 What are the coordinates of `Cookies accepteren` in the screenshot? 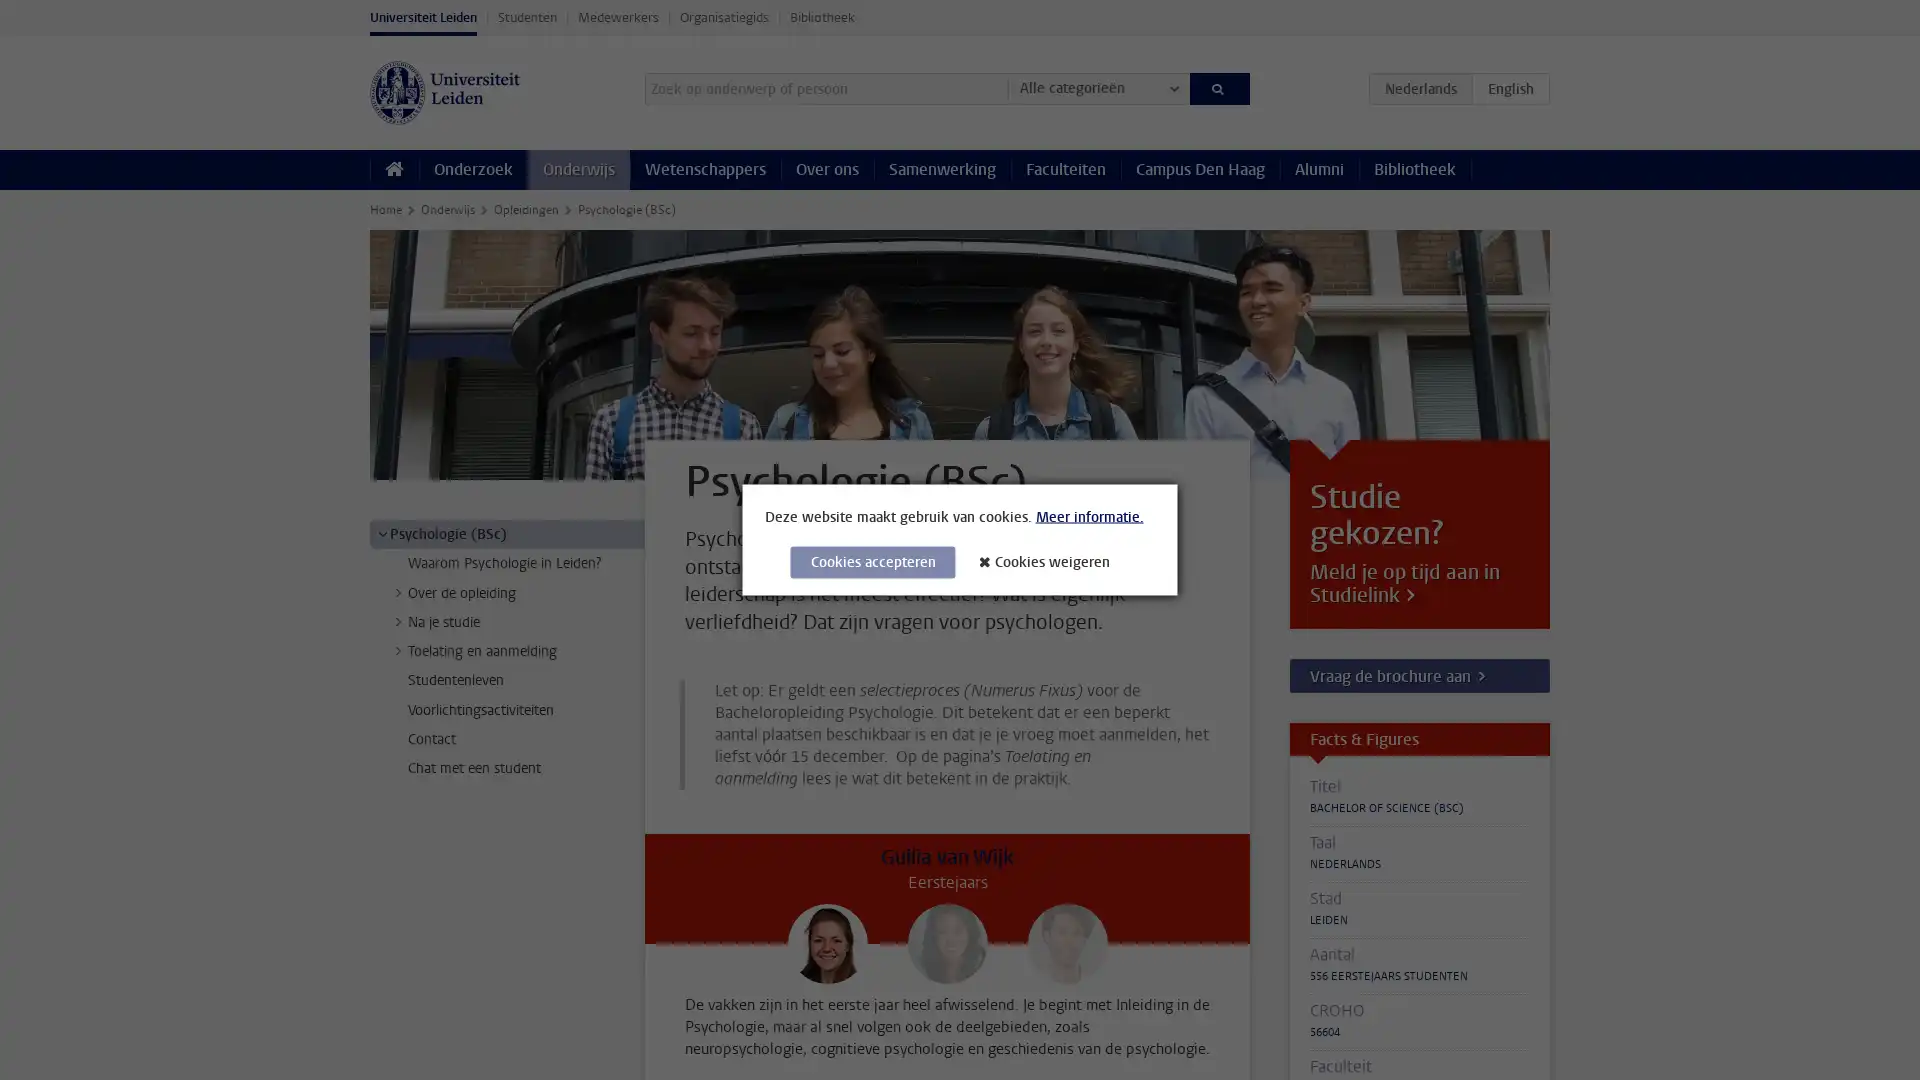 It's located at (872, 562).